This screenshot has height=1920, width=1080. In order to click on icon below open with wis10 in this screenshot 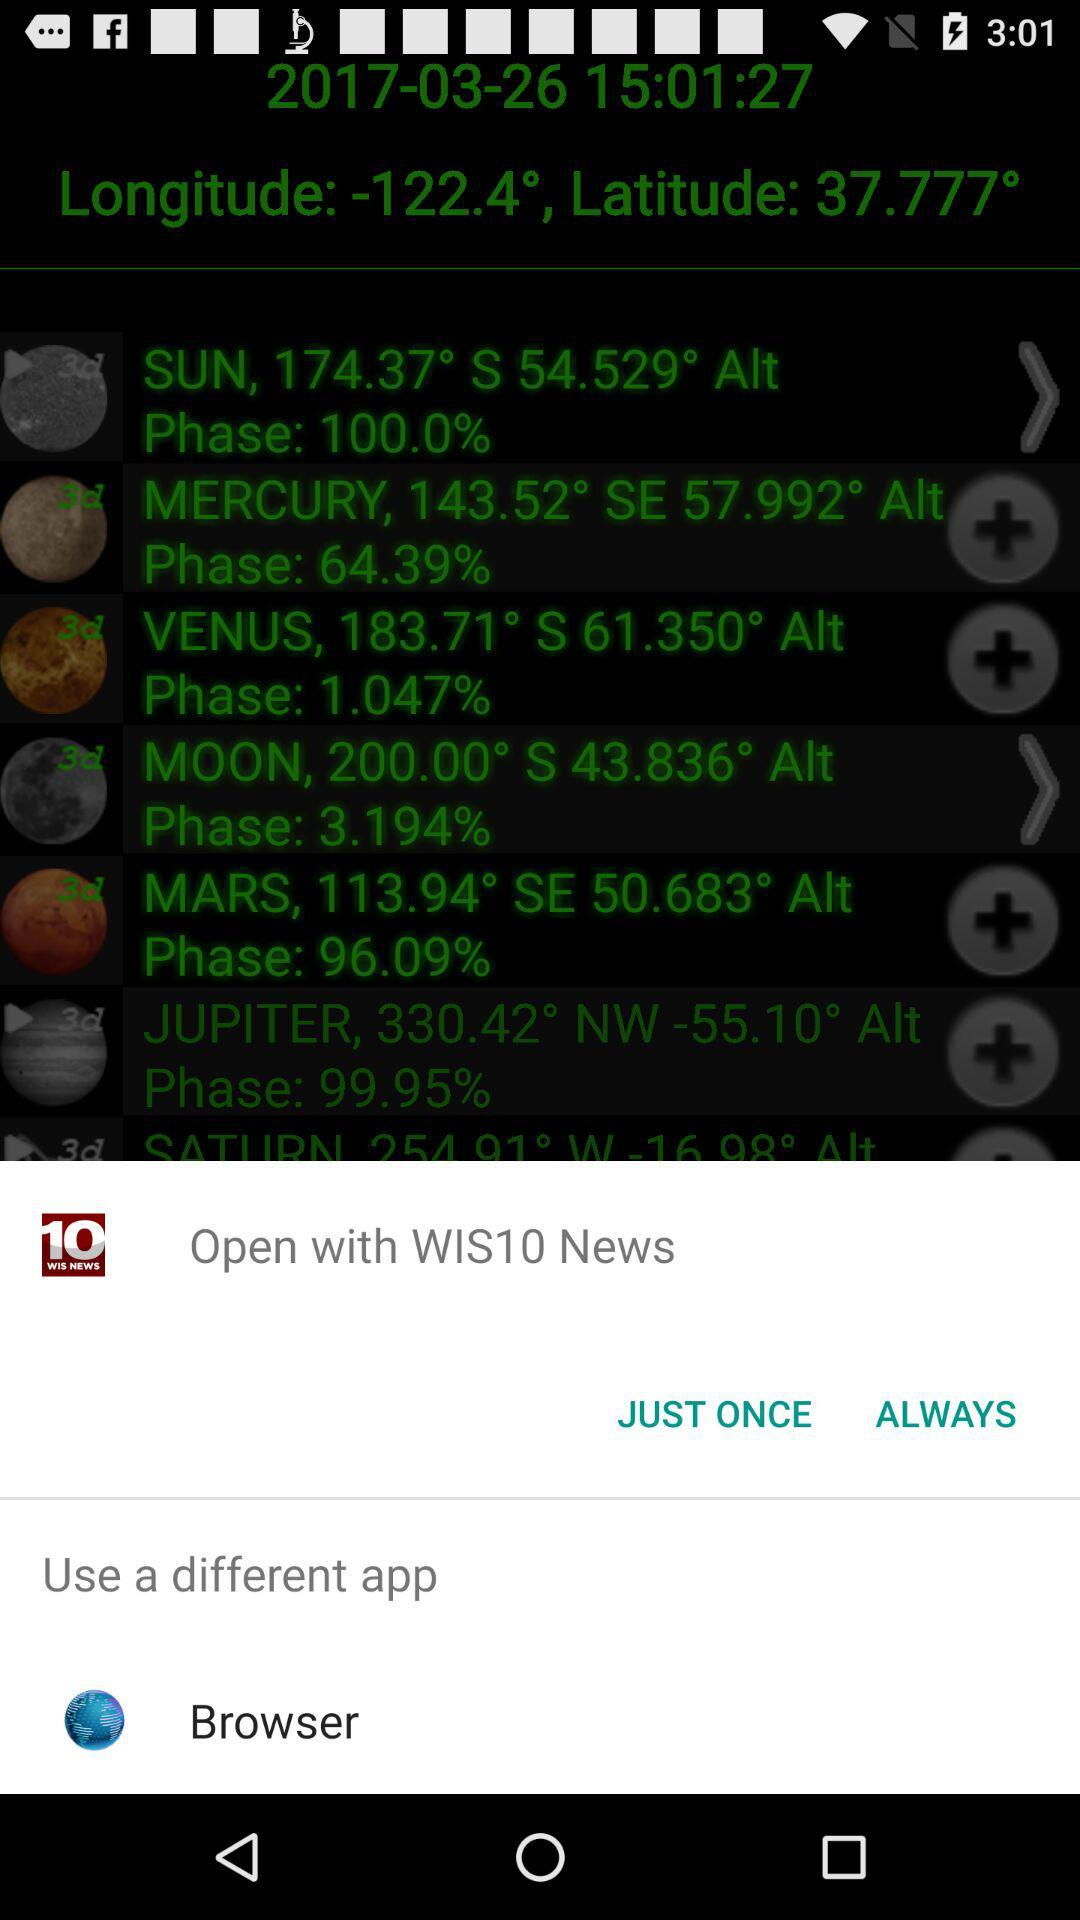, I will do `click(945, 1411)`.